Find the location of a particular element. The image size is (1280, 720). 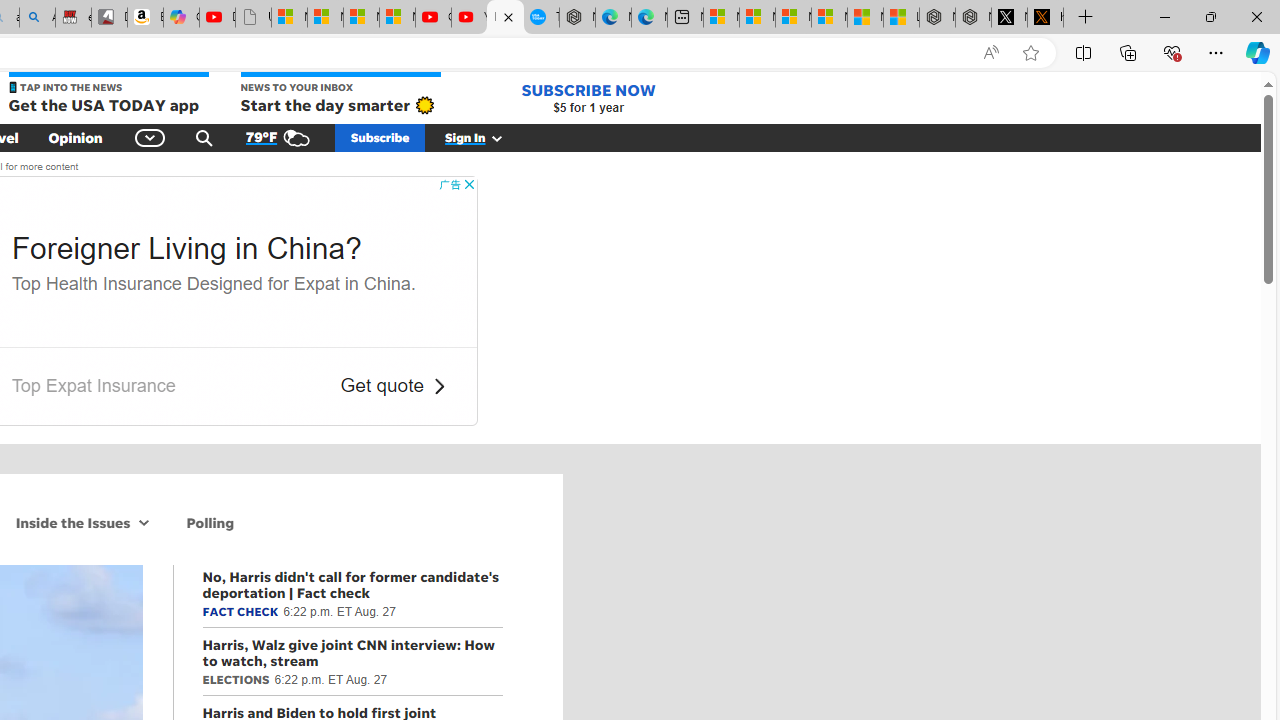

'Global Navigation' is located at coordinates (150, 136).